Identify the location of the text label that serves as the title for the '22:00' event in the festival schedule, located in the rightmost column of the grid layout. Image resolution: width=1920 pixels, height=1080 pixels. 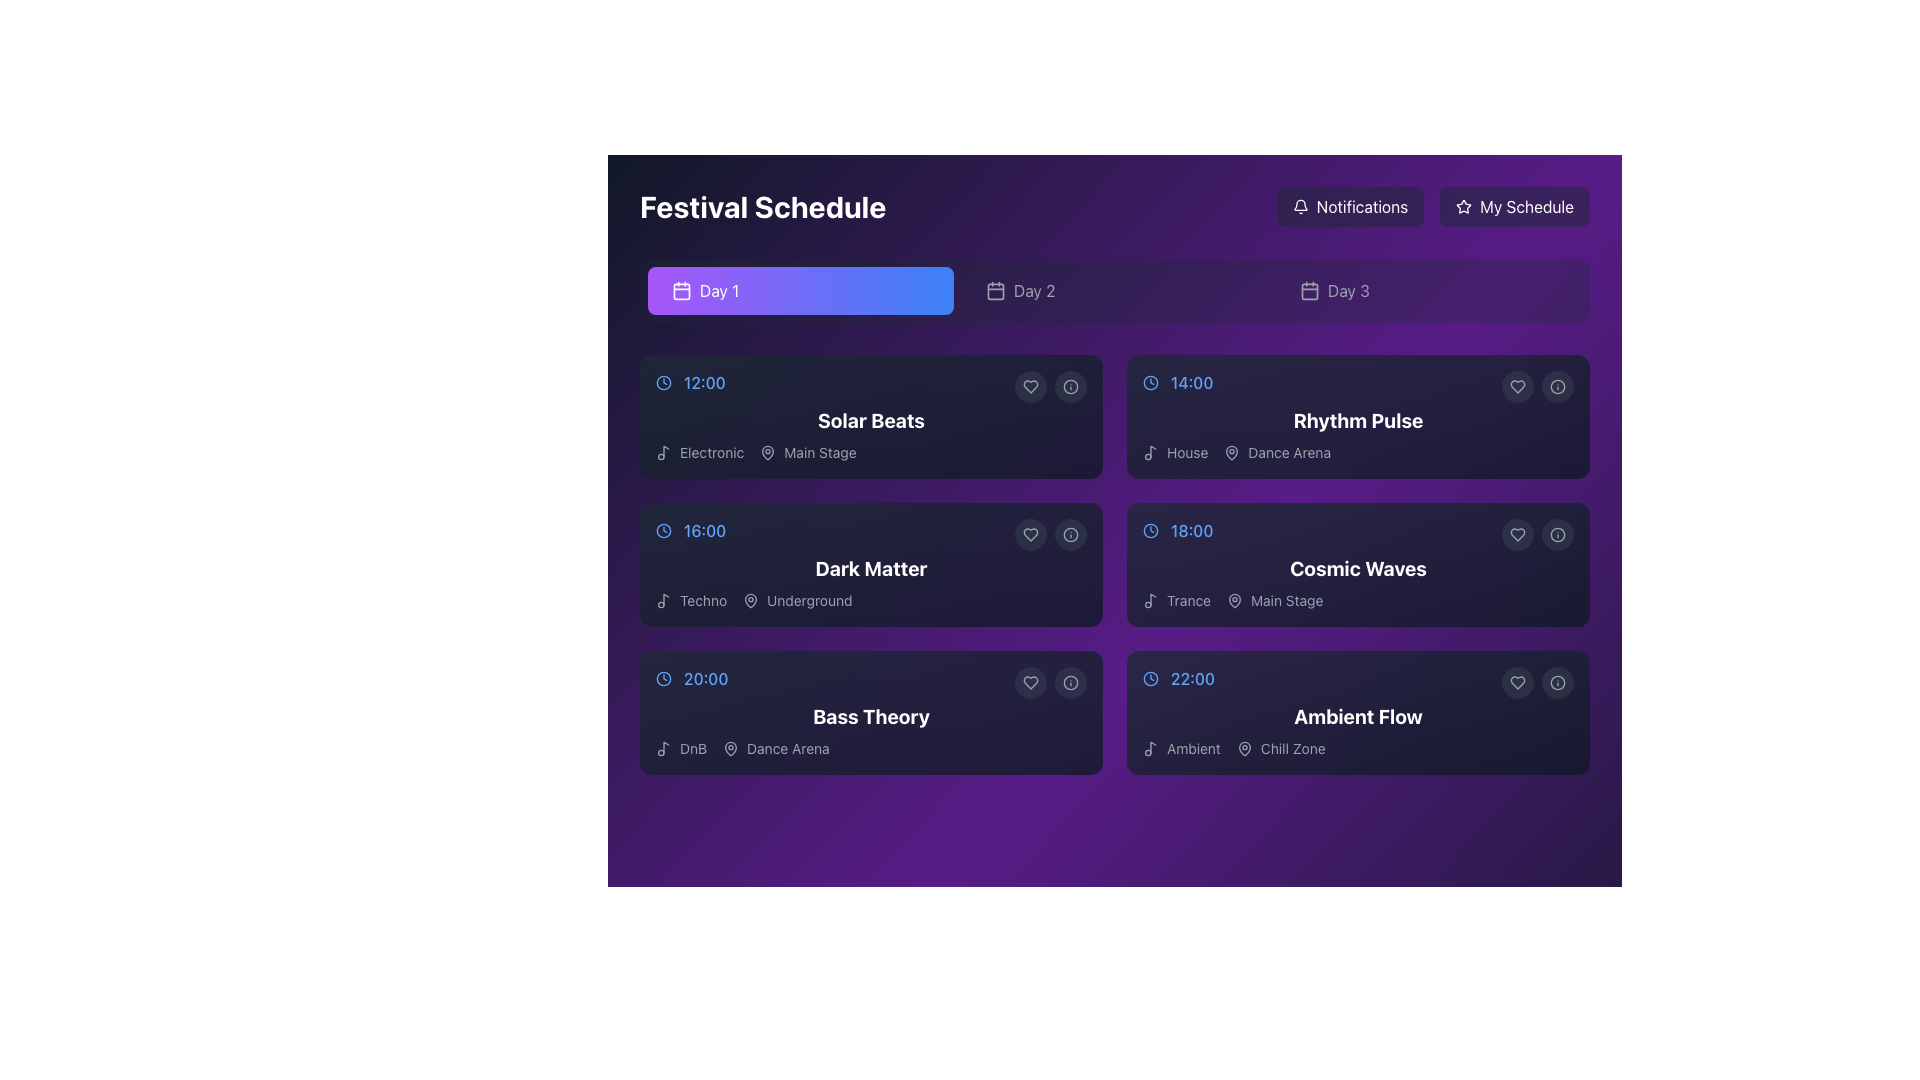
(1358, 716).